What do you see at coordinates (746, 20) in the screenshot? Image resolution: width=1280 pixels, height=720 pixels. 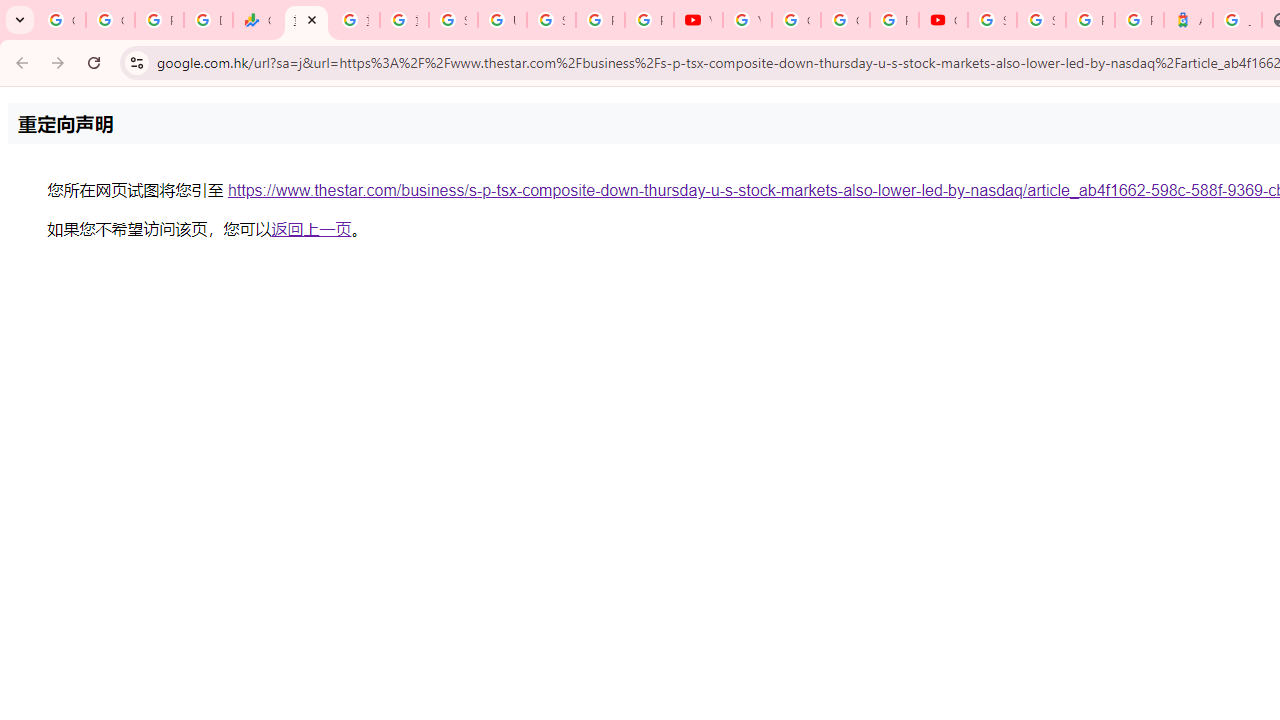 I see `'YouTube'` at bounding box center [746, 20].